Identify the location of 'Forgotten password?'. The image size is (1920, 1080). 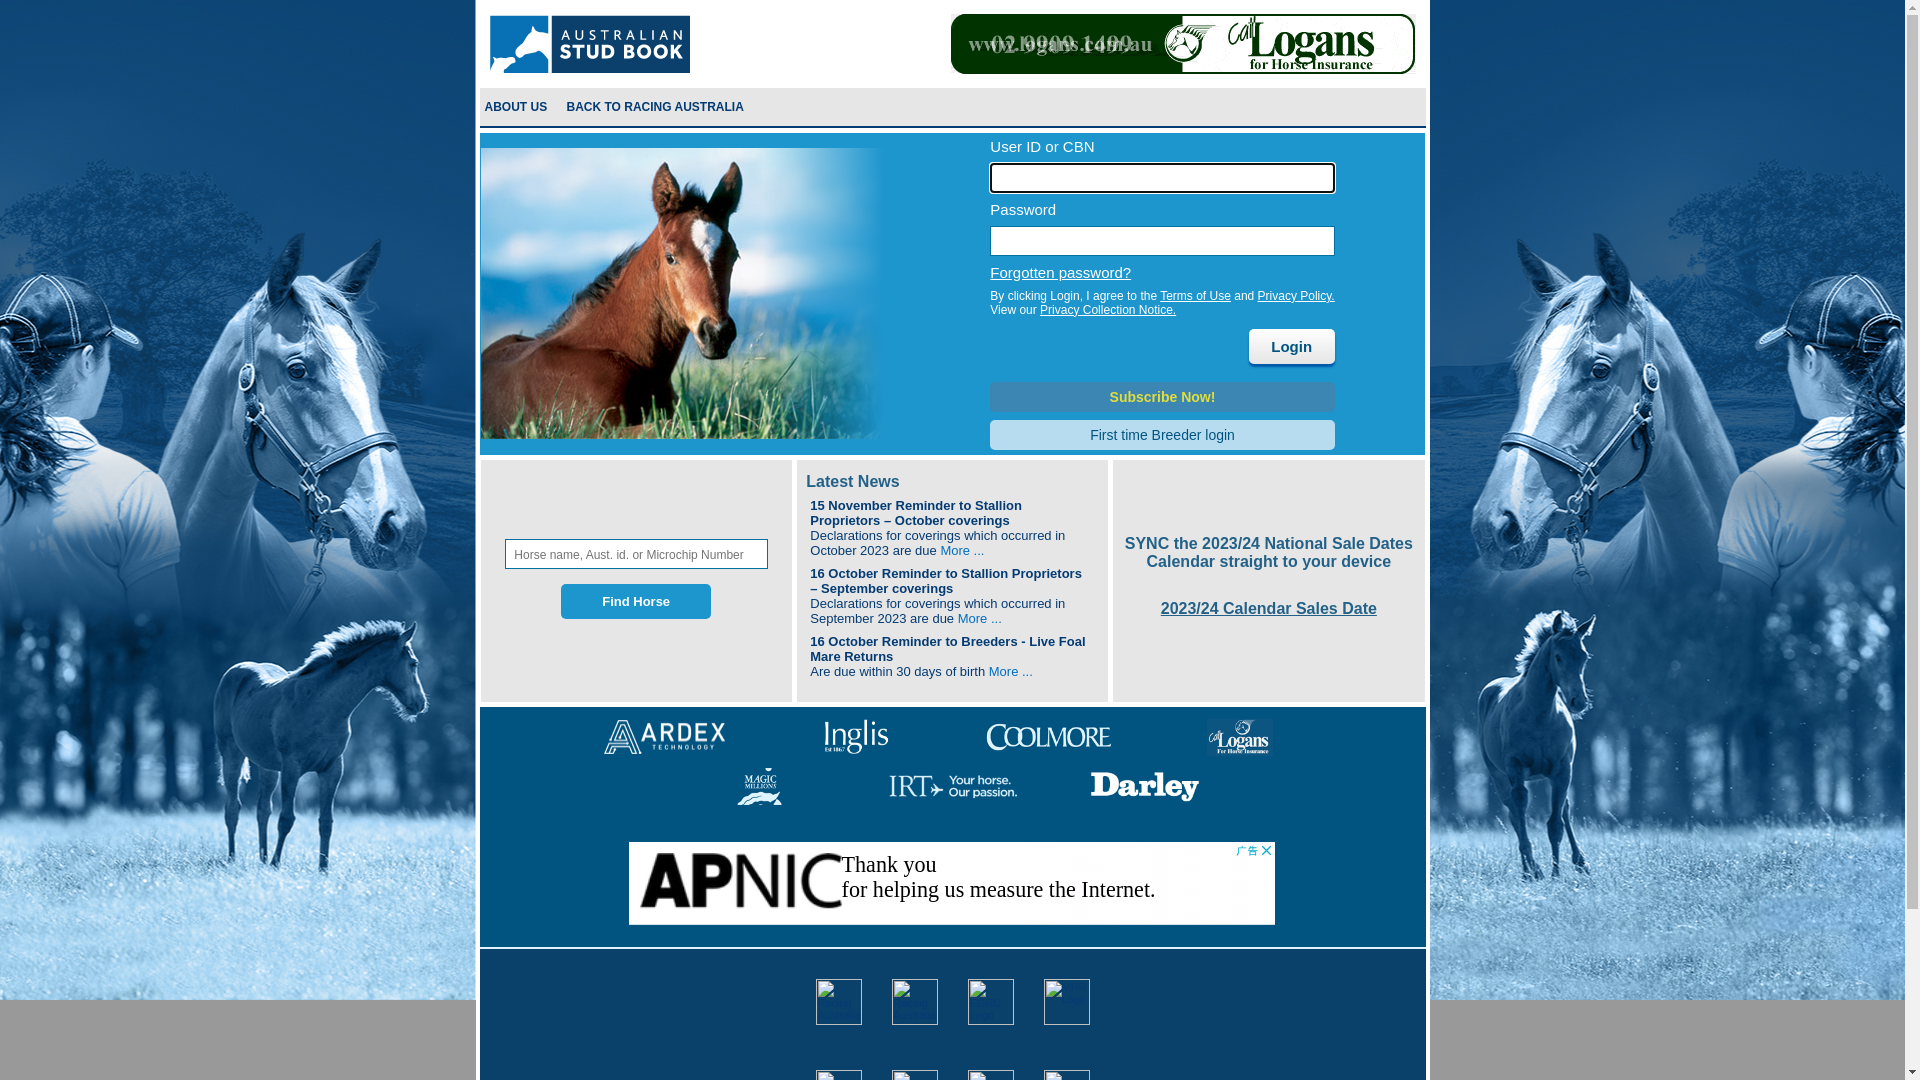
(1059, 272).